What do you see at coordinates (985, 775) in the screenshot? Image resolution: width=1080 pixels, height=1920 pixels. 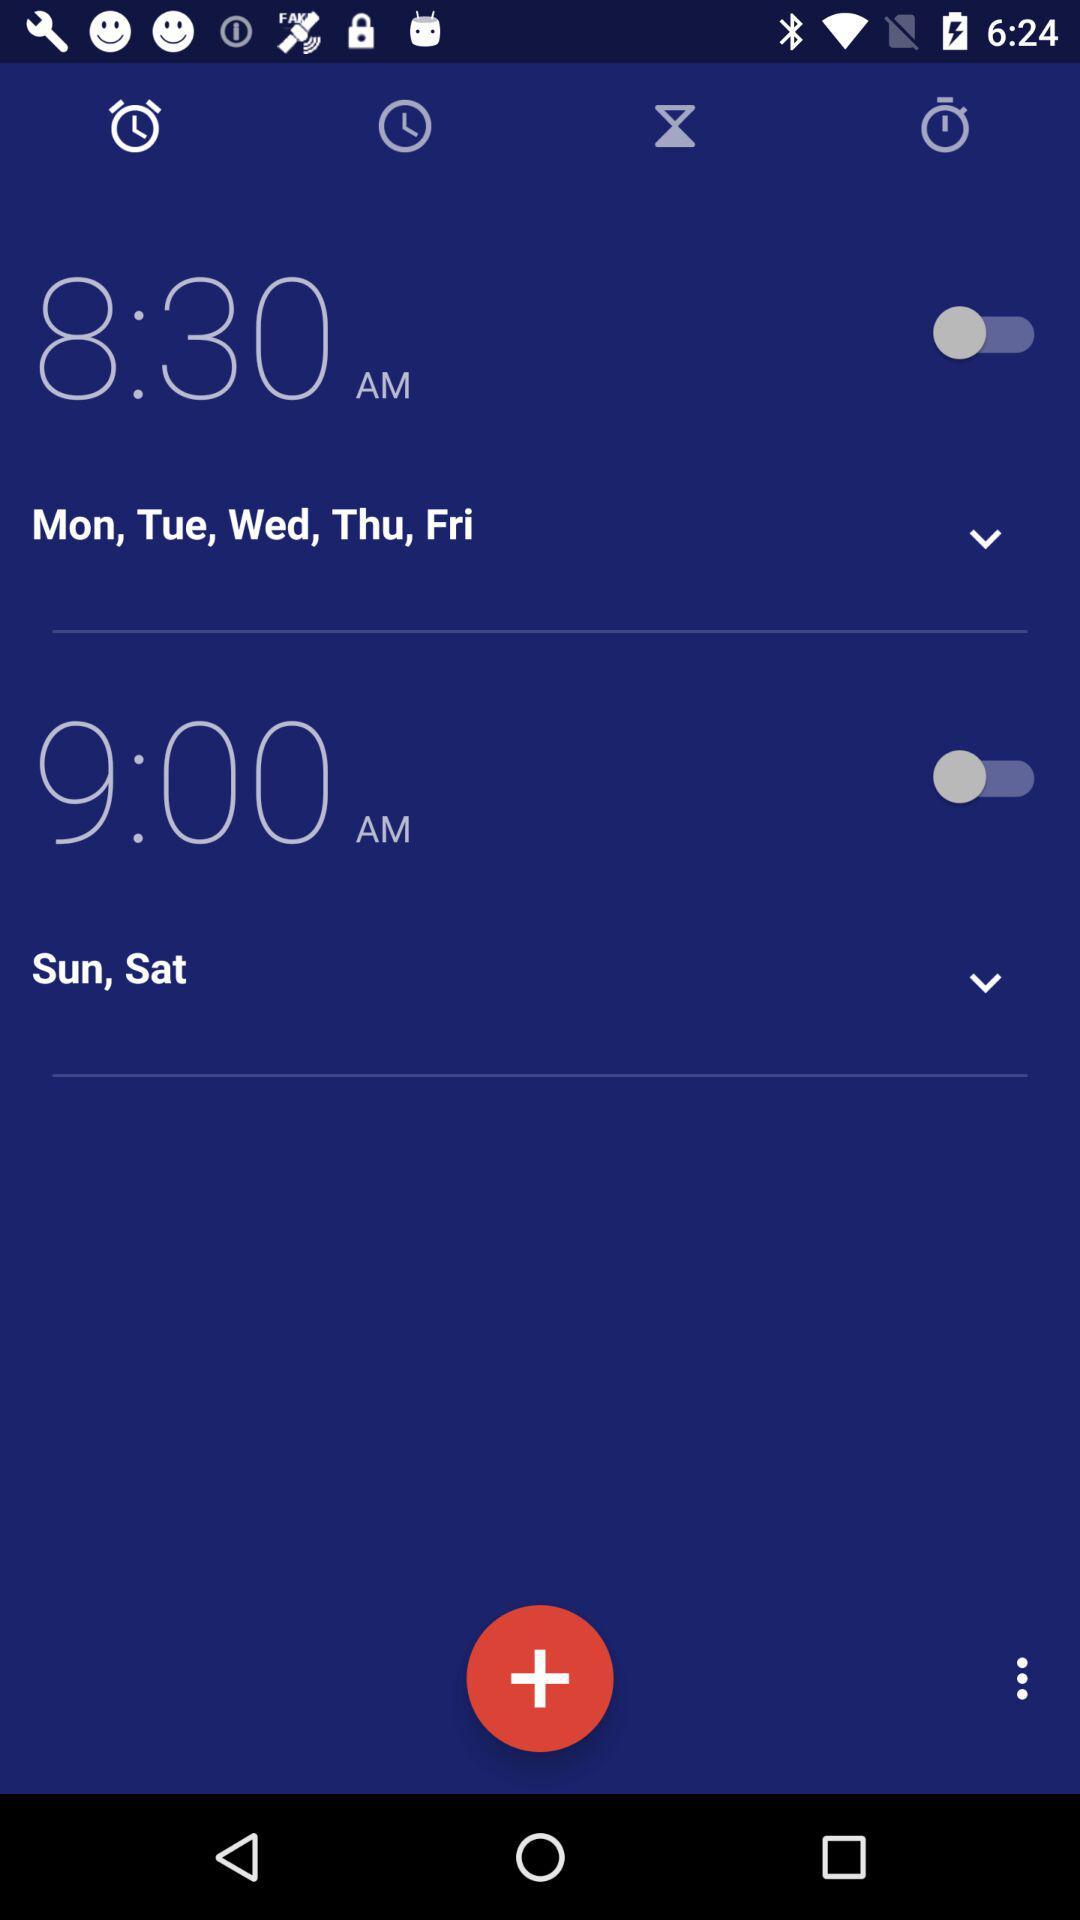 I see `icon on the right side of 900 am` at bounding box center [985, 775].